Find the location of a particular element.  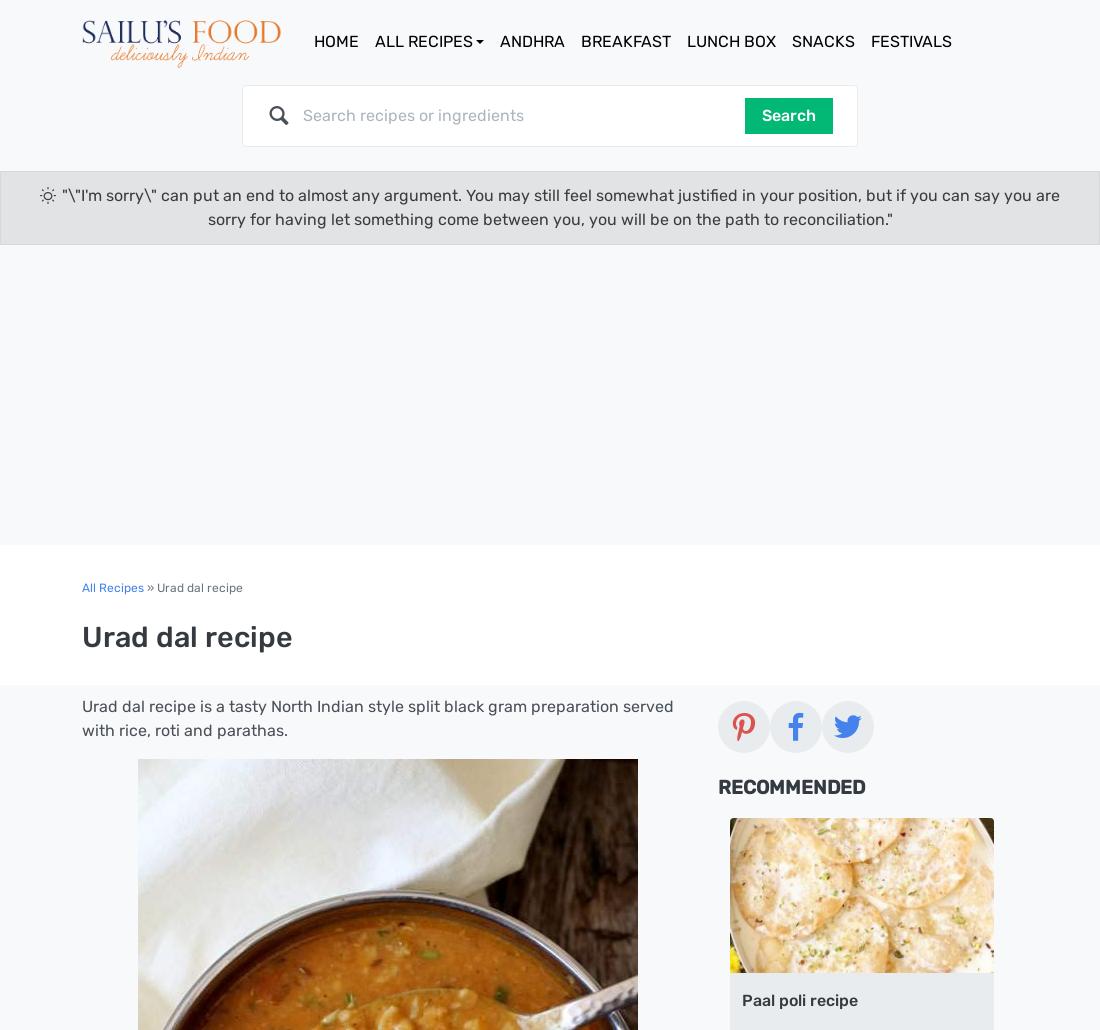

'Snacks' is located at coordinates (823, 41).